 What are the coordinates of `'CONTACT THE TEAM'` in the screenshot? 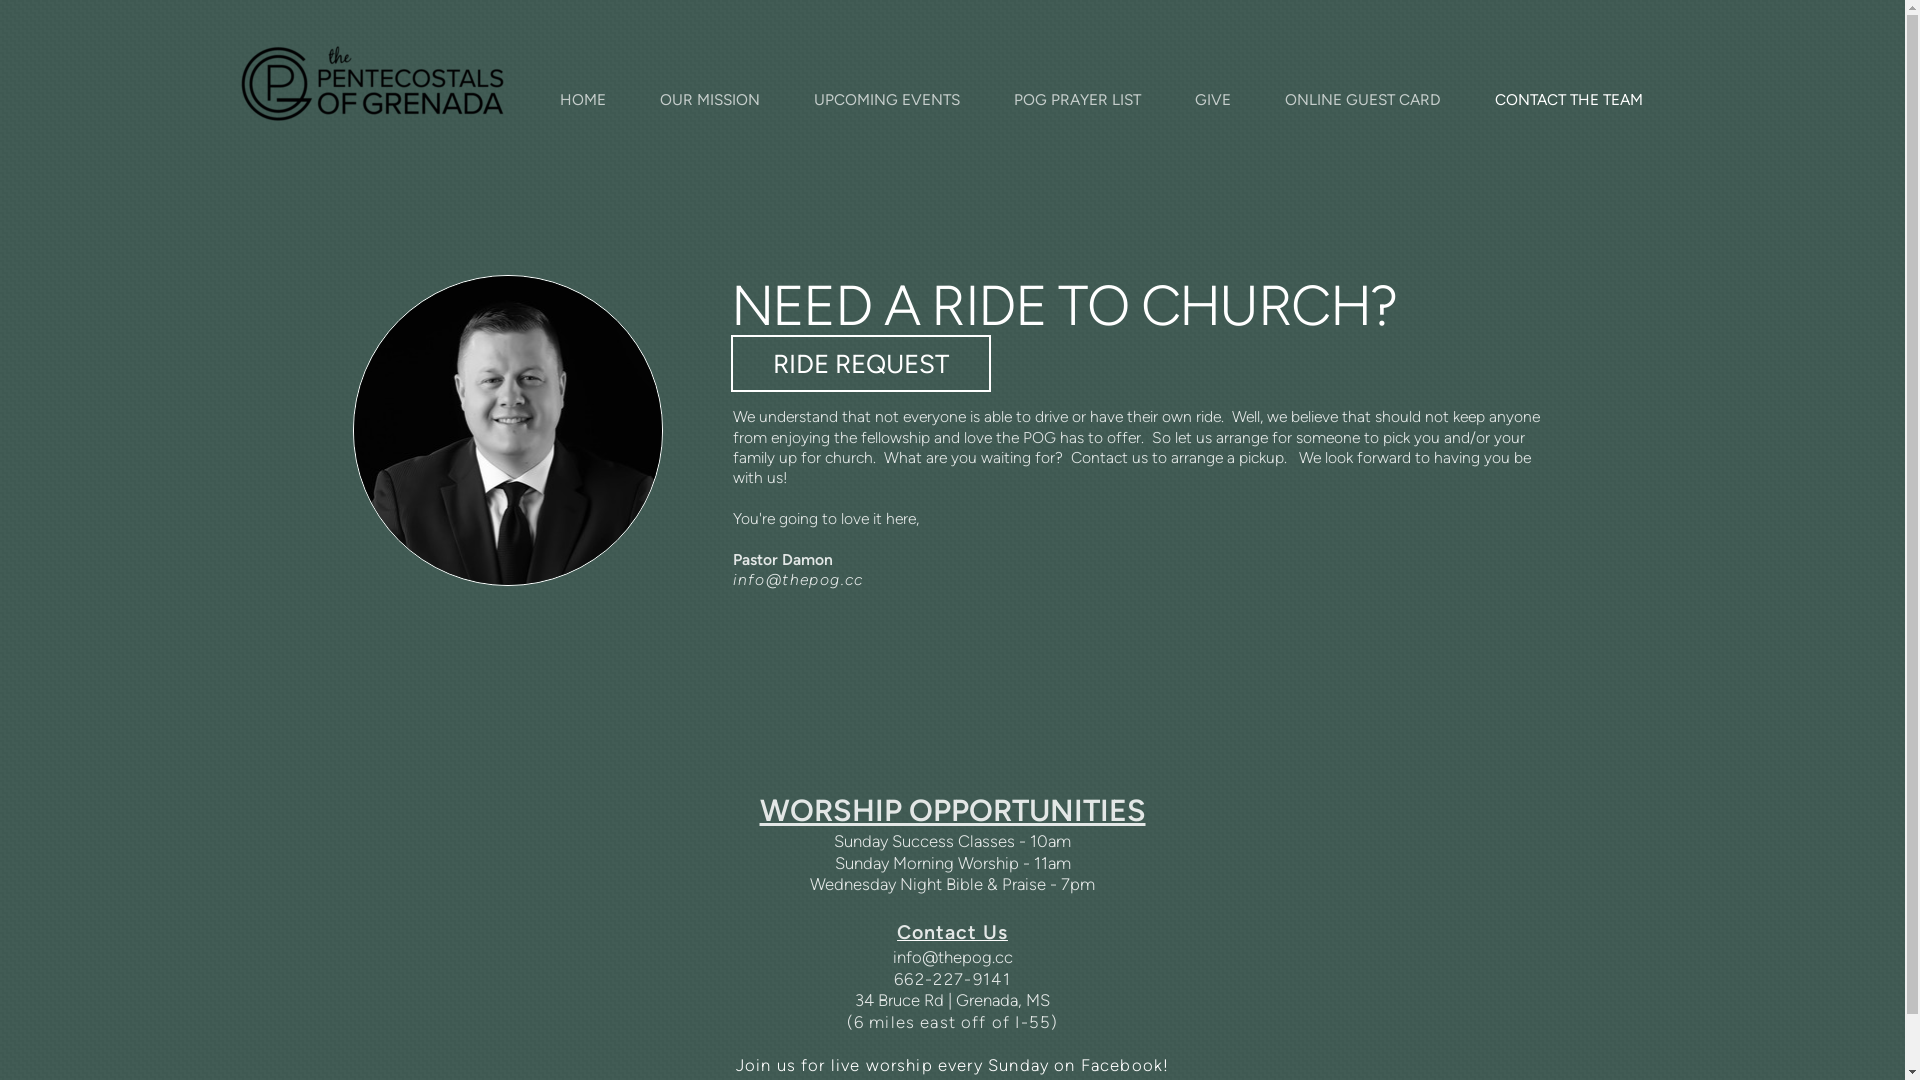 It's located at (1468, 99).